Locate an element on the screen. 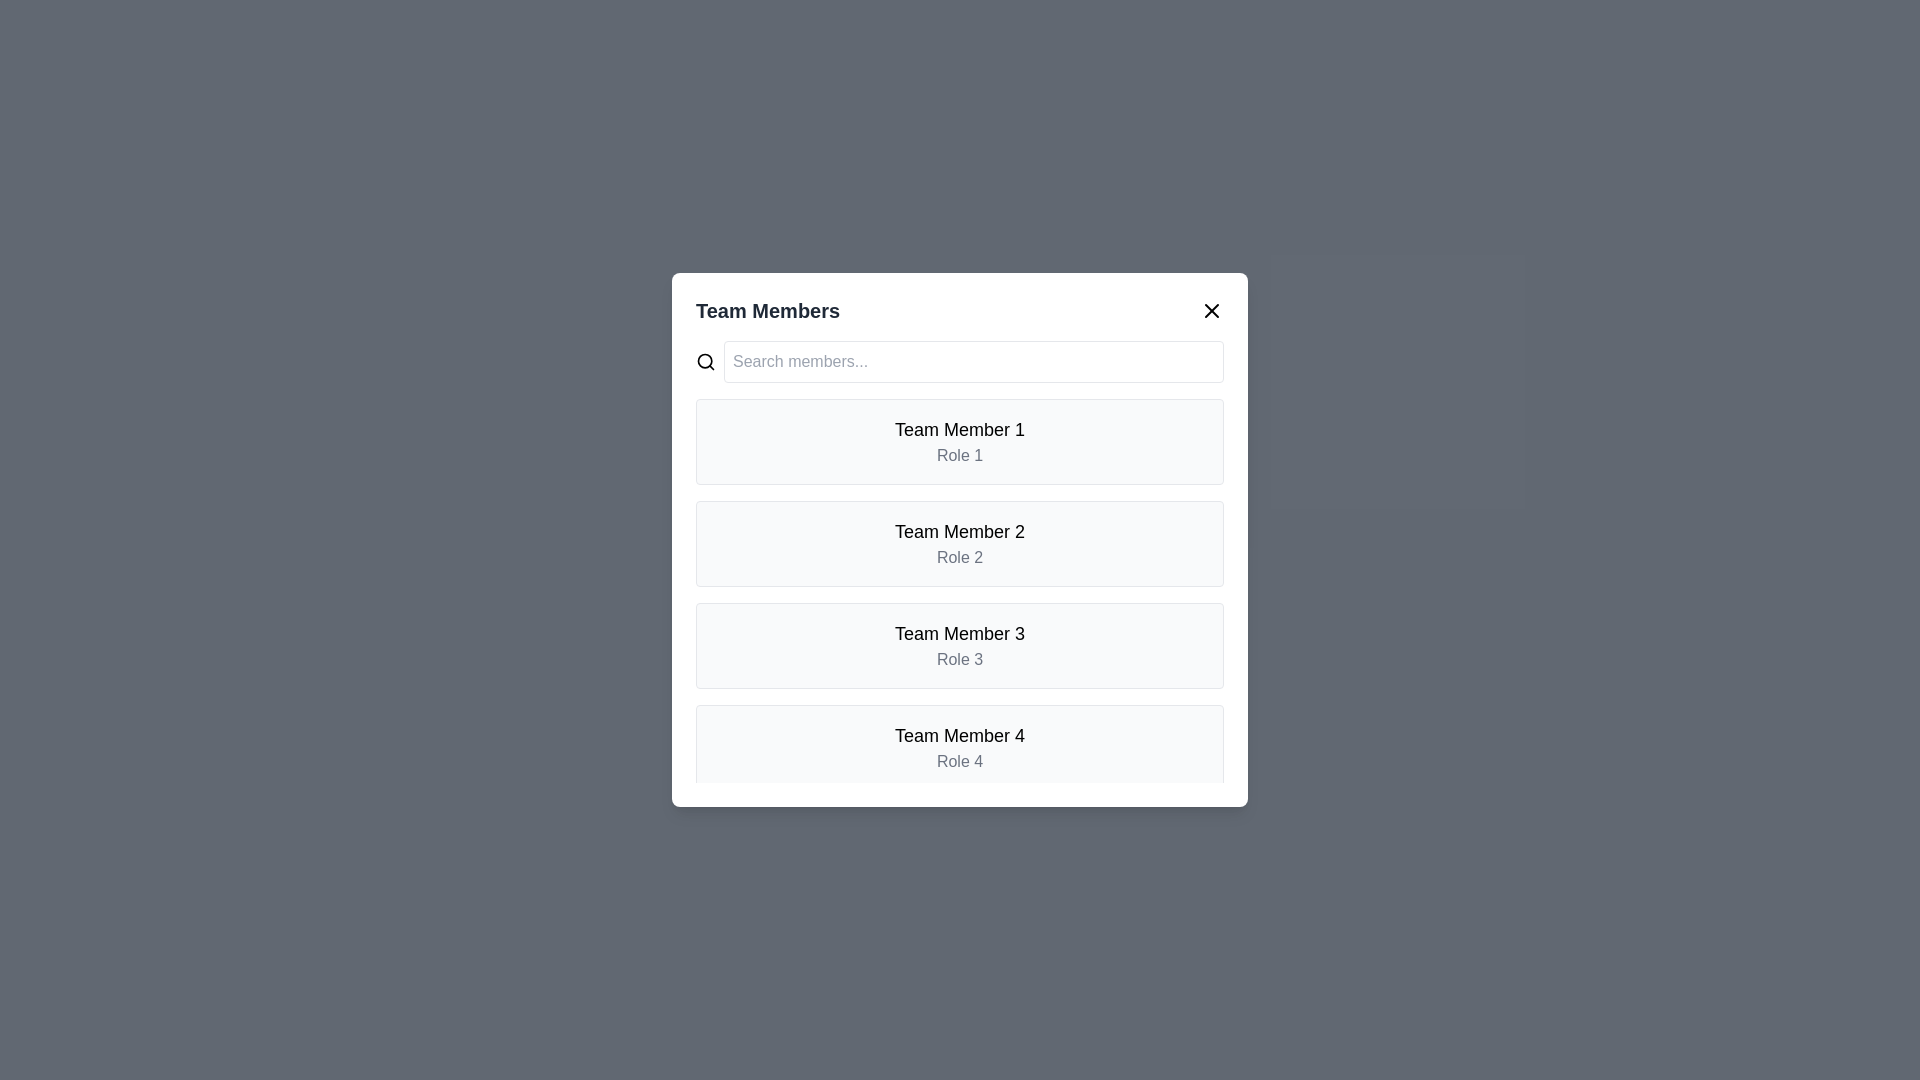 The height and width of the screenshot is (1080, 1920). the card of team member Team Member 1 is located at coordinates (960, 441).